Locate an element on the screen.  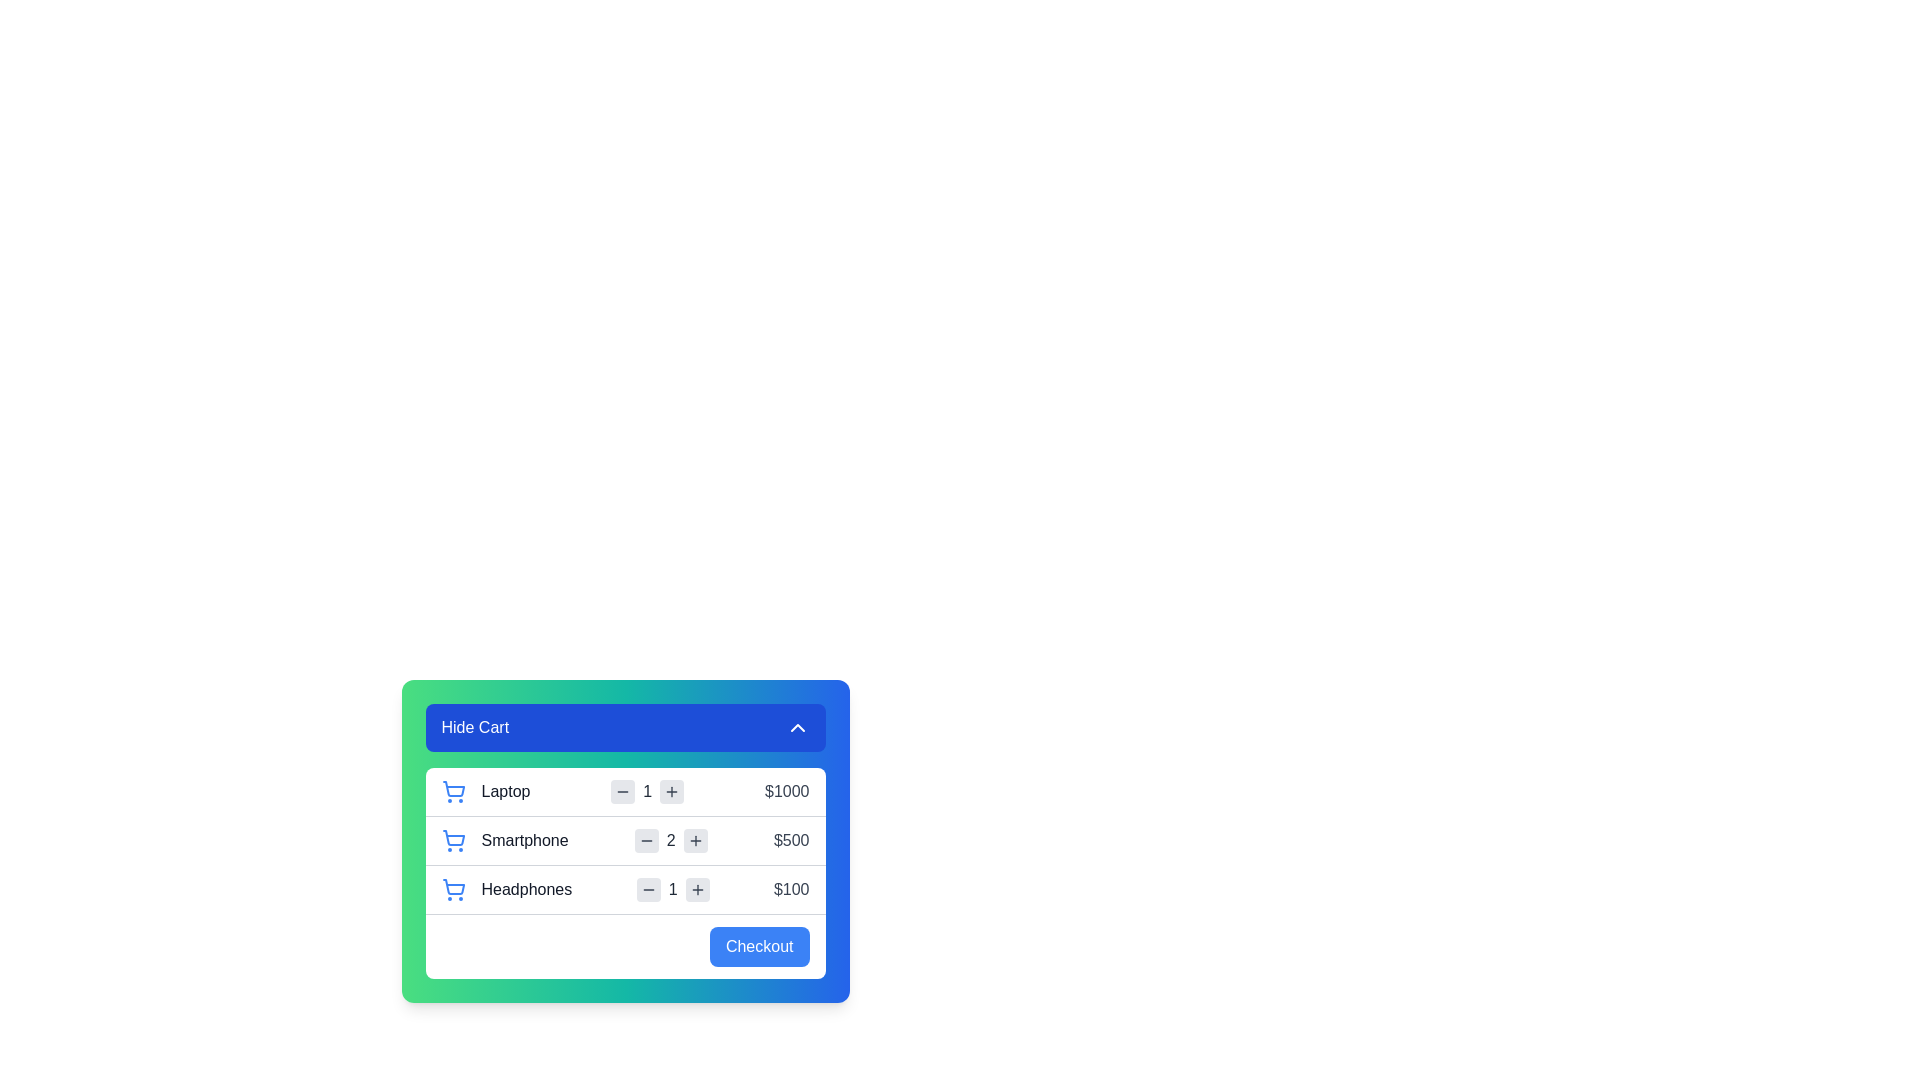
the 'Headphones' entry in the shopping cart interface, which includes a blue shopping cart icon and black text is located at coordinates (506, 889).